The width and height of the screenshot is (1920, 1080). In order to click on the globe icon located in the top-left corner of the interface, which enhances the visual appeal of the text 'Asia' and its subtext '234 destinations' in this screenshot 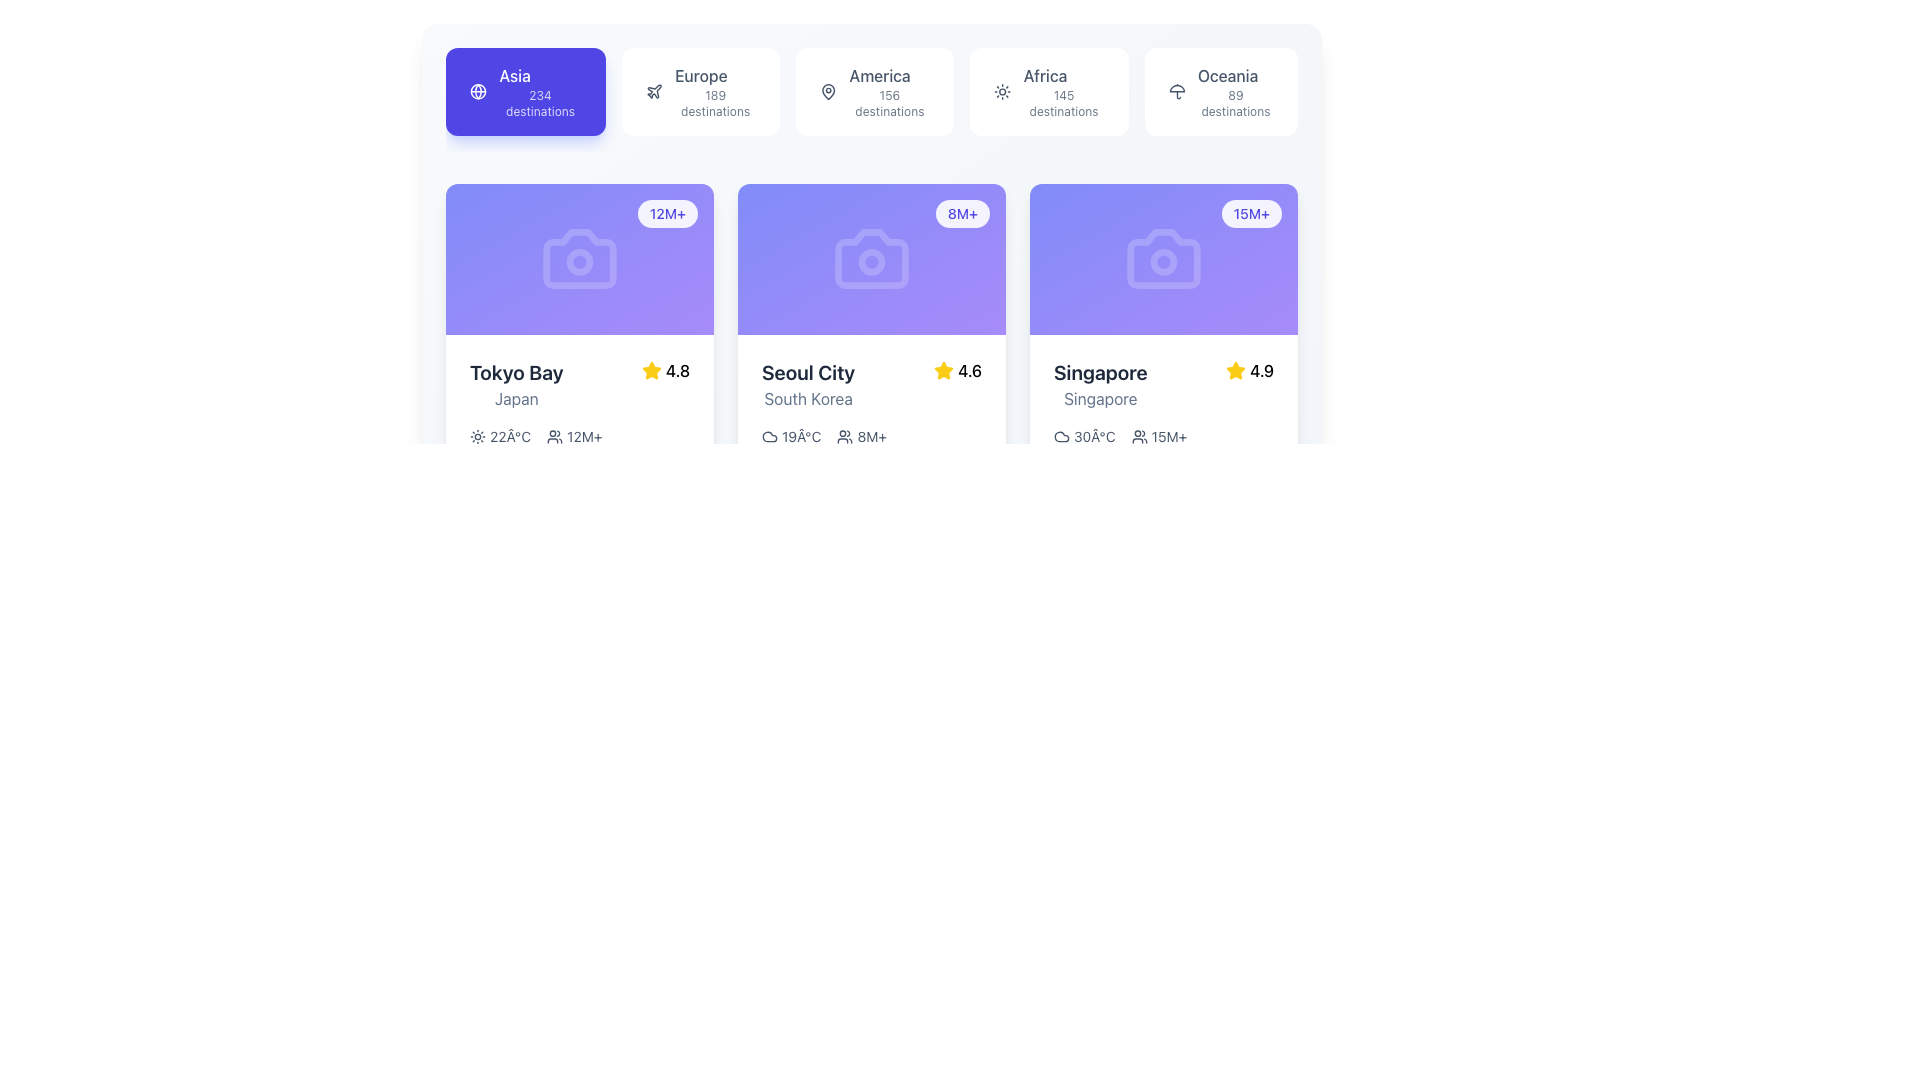, I will do `click(477, 92)`.